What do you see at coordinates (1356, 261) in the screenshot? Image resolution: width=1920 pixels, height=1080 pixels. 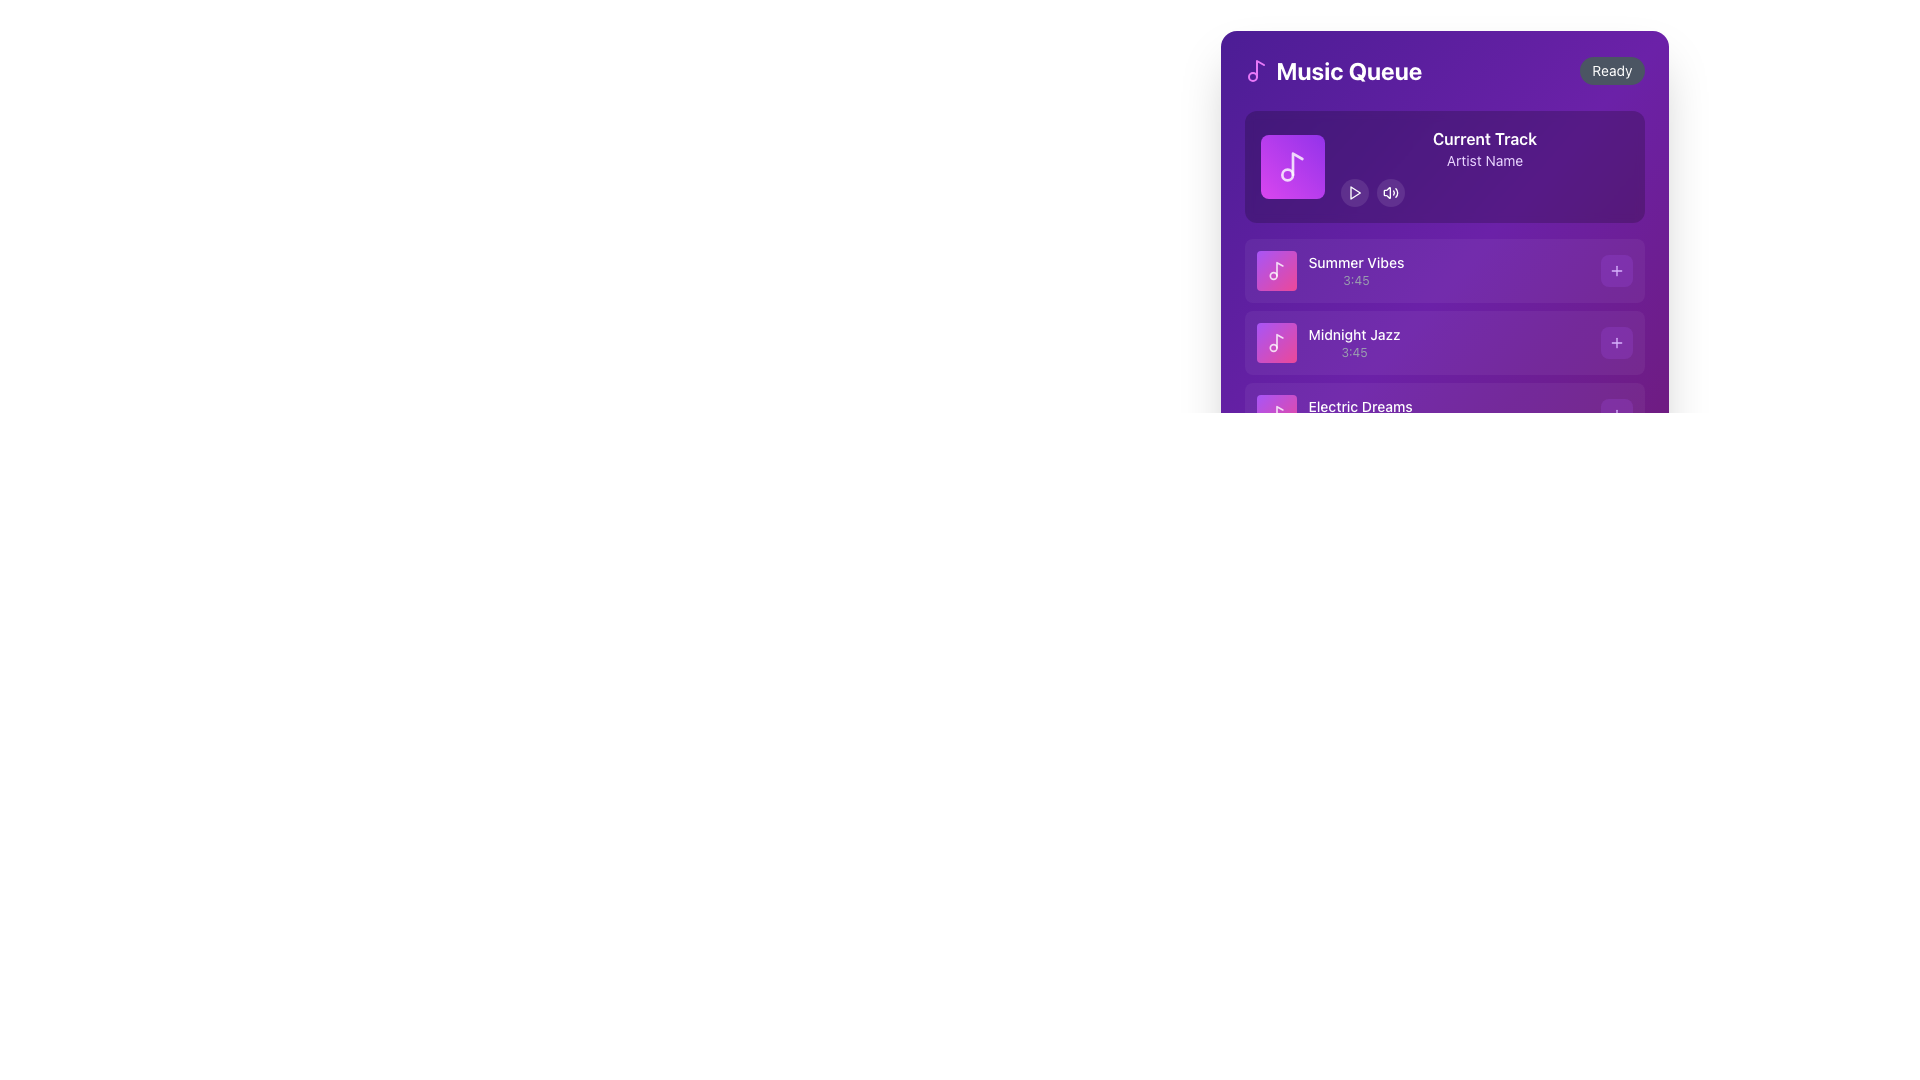 I see `text from the 'Summer Vibes' text label, which is displayed in white, medium-sized sans-serif font and is centrally positioned at the top of the music queue interface` at bounding box center [1356, 261].